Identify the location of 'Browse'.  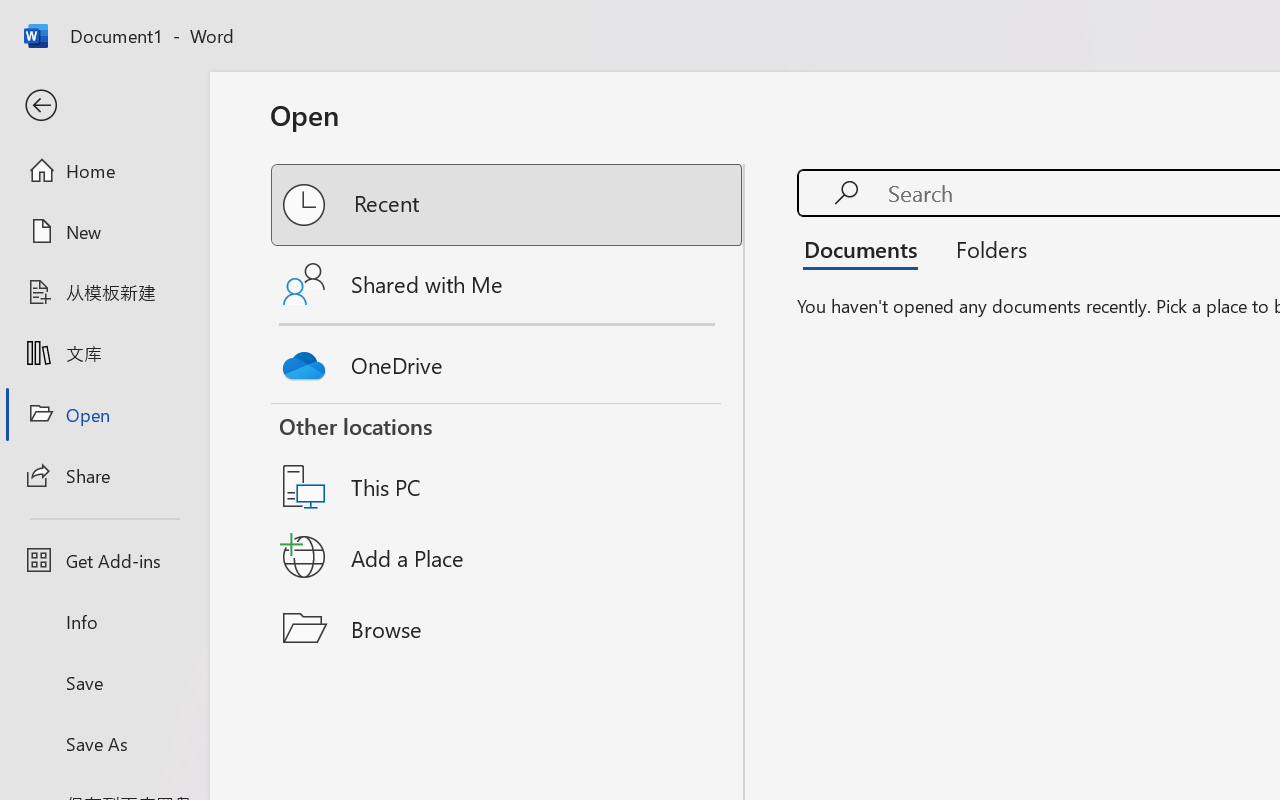
(508, 628).